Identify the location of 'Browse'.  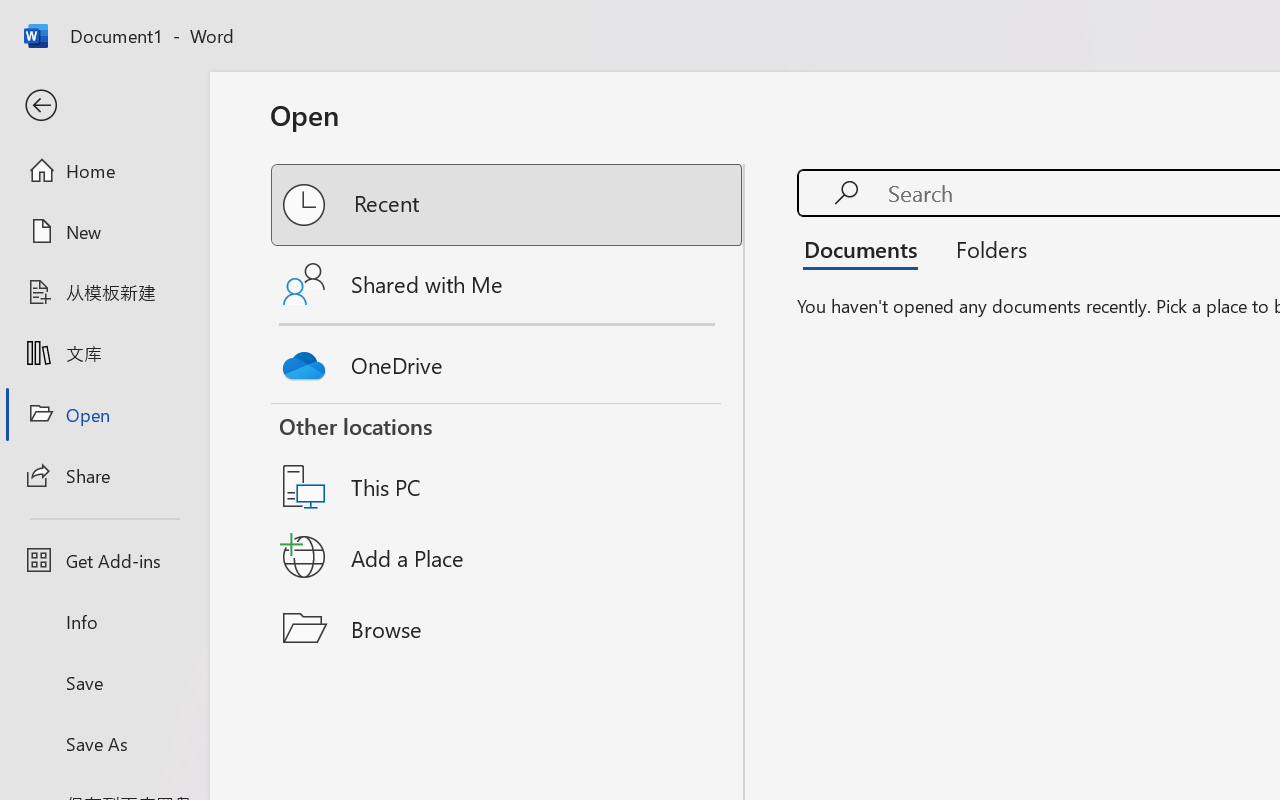
(508, 628).